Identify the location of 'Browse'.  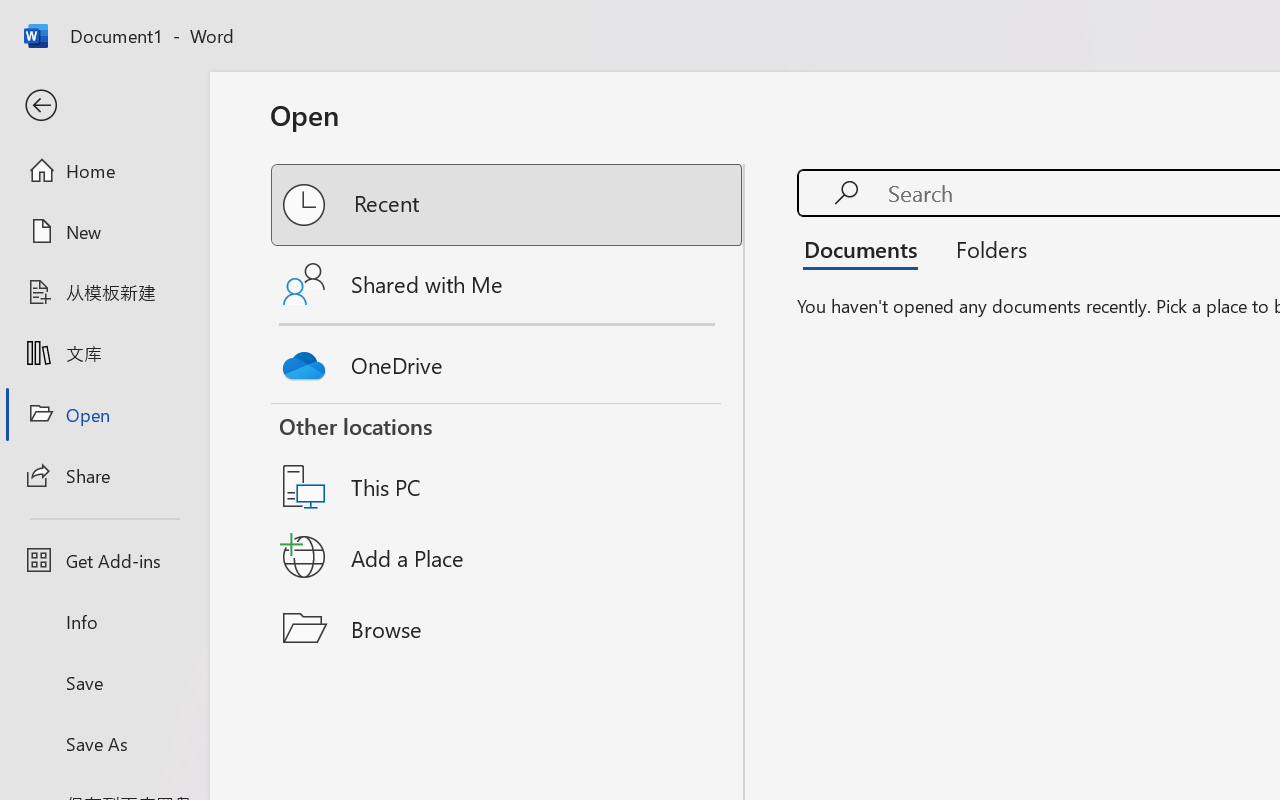
(508, 628).